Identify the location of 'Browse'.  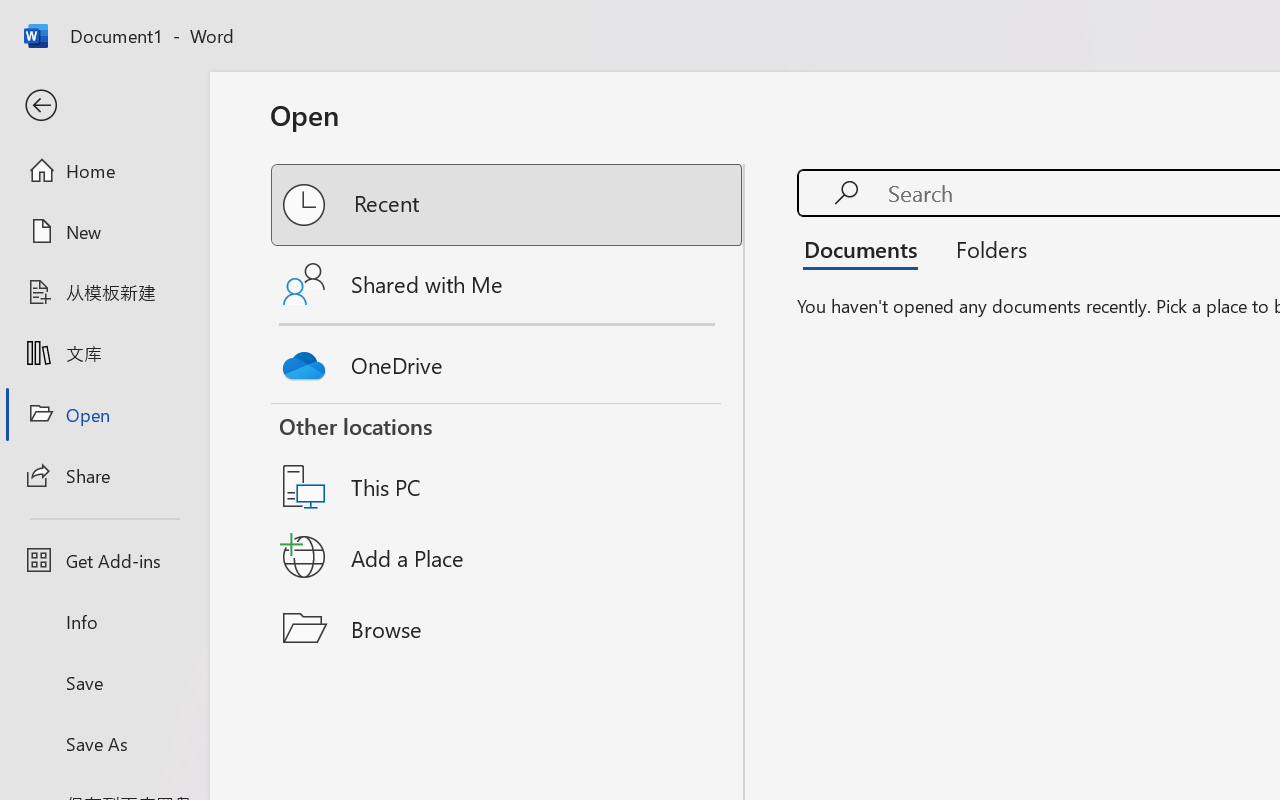
(508, 628).